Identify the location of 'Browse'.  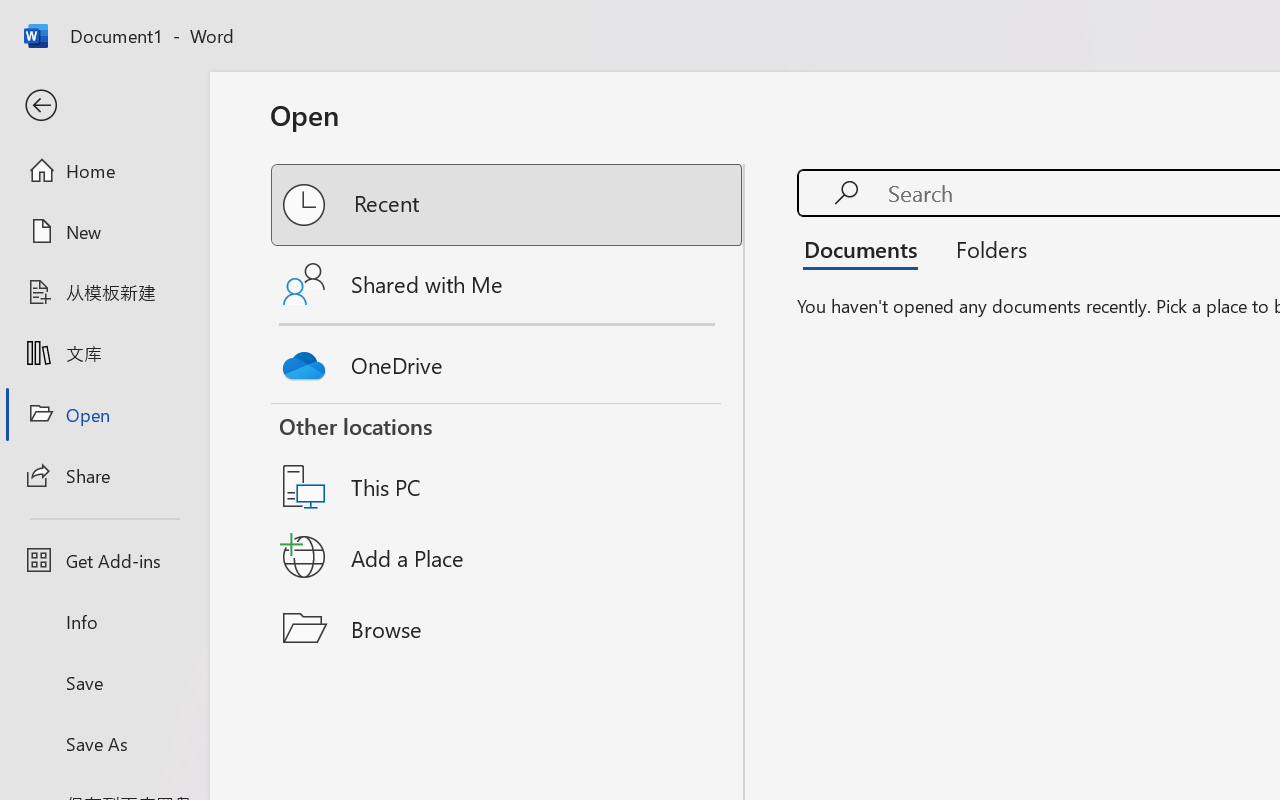
(508, 628).